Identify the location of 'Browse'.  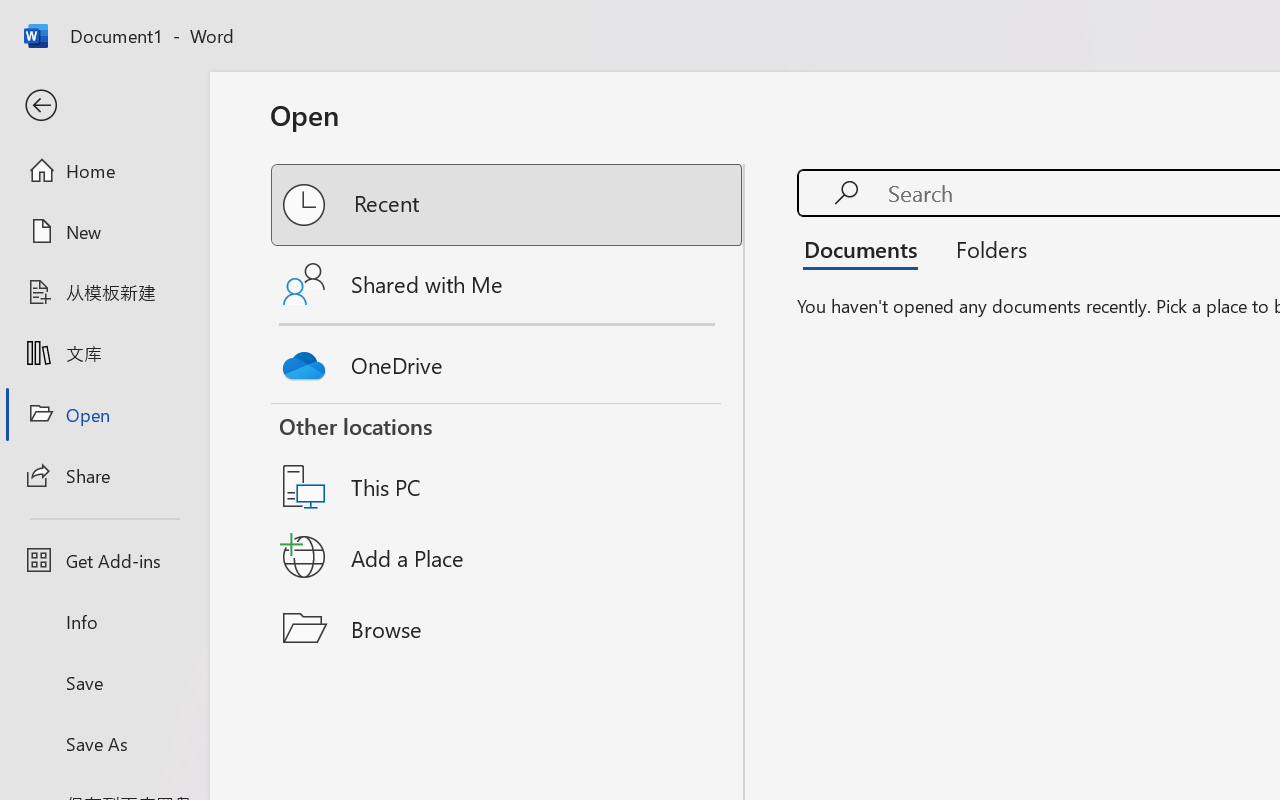
(508, 628).